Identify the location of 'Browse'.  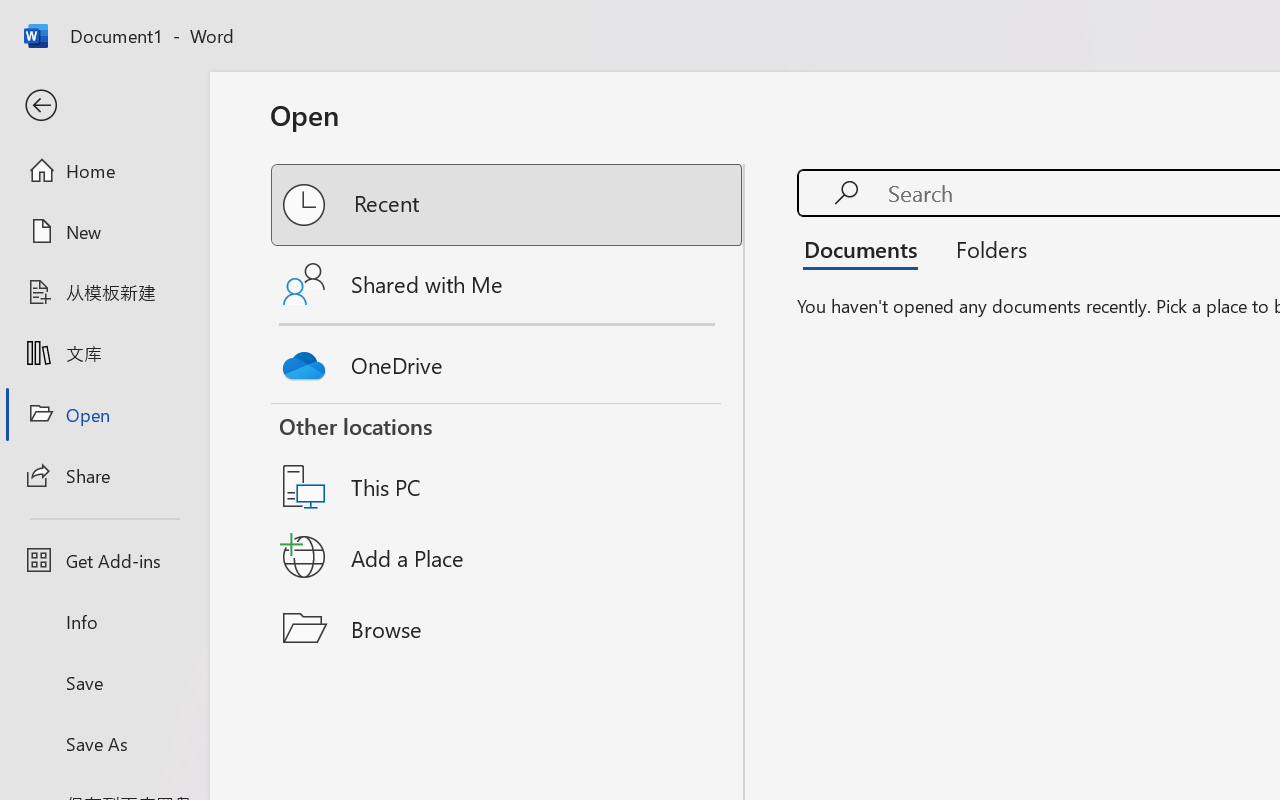
(508, 628).